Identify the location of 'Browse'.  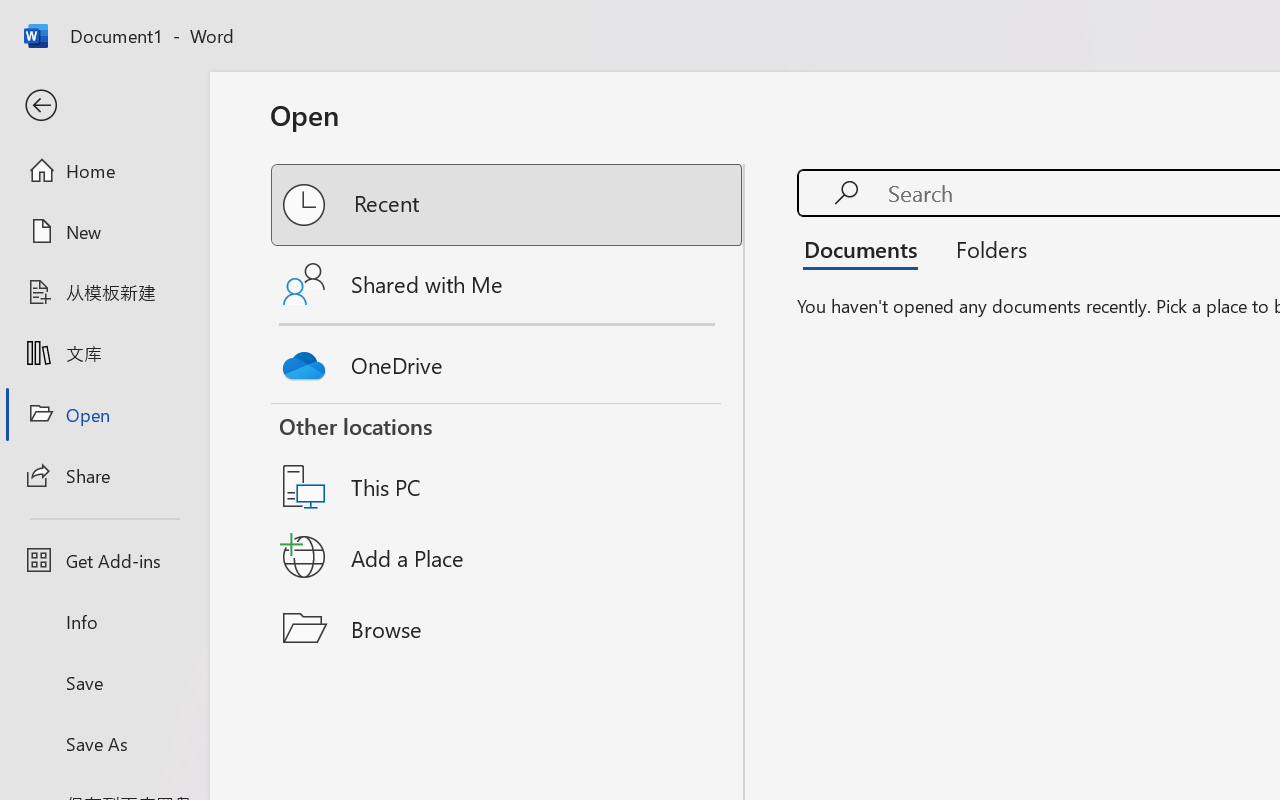
(508, 628).